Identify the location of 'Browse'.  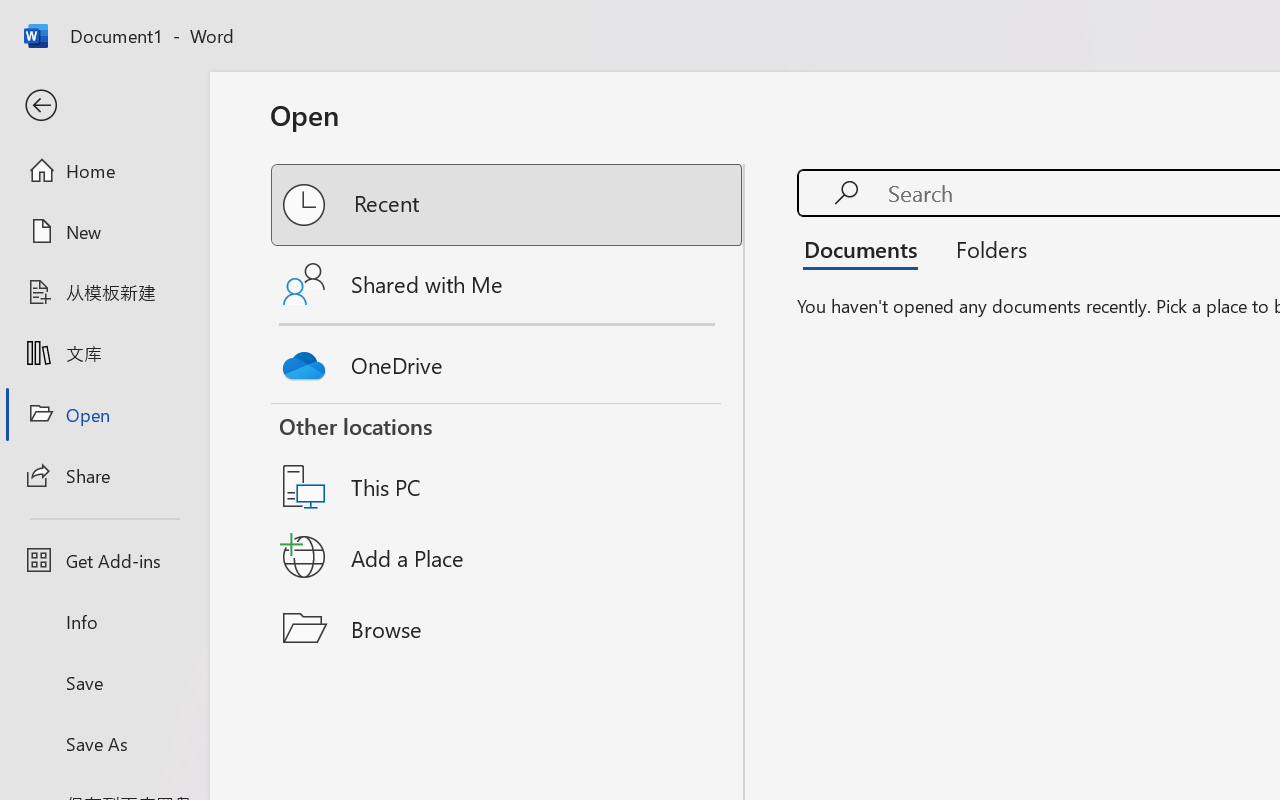
(508, 628).